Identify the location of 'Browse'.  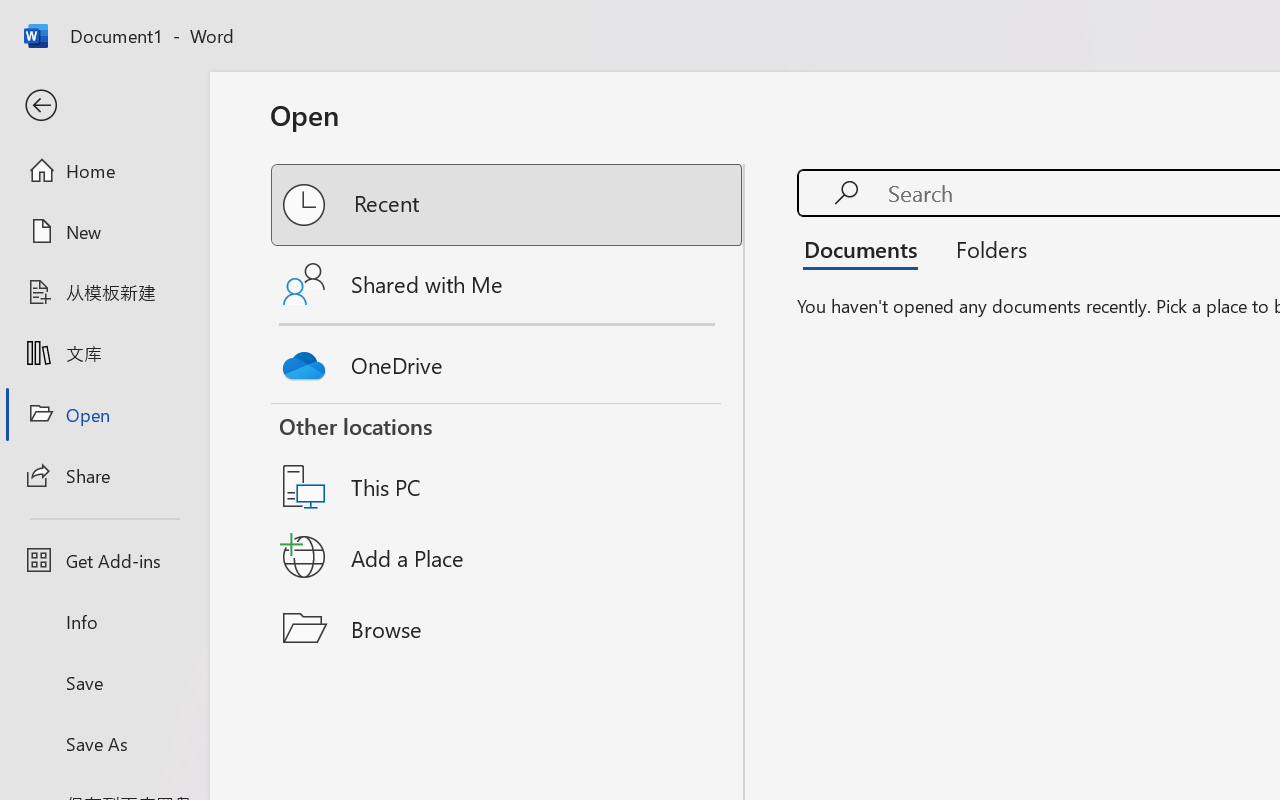
(508, 628).